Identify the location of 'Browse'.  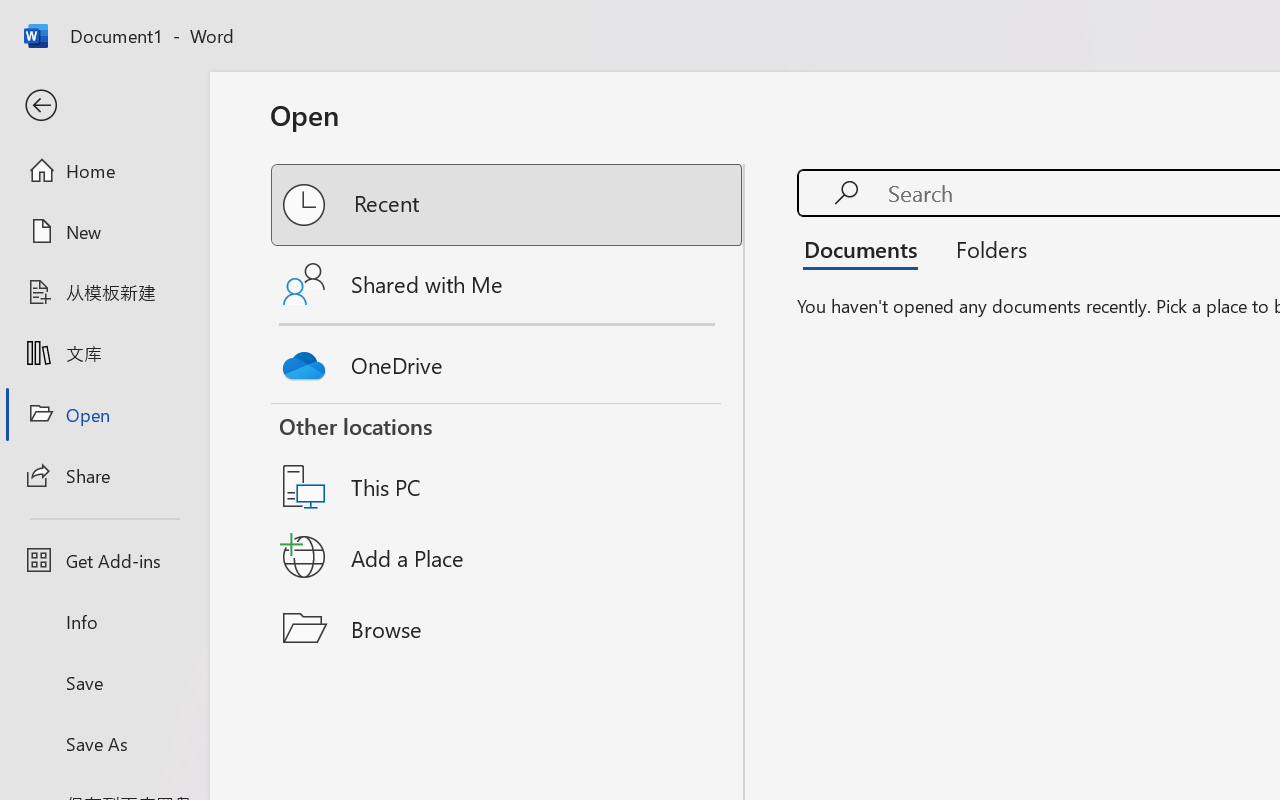
(508, 628).